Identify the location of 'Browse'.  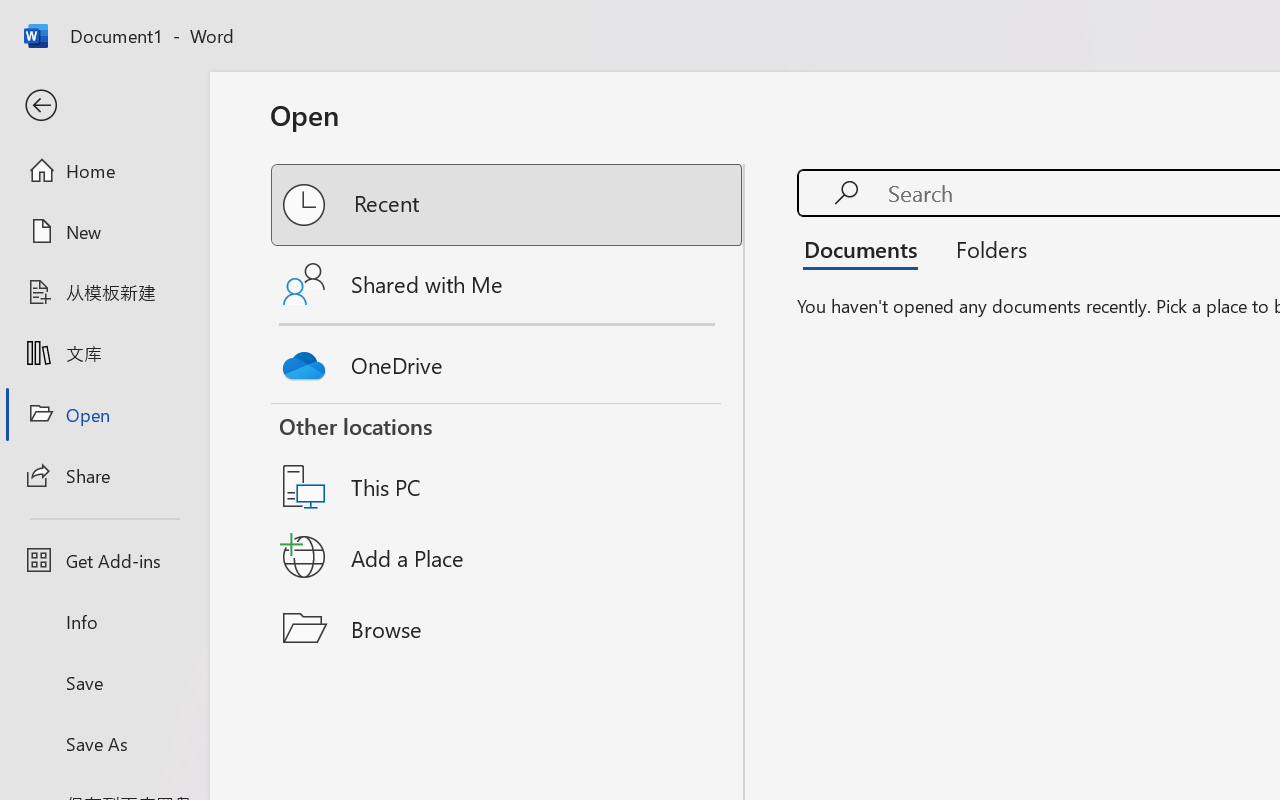
(508, 628).